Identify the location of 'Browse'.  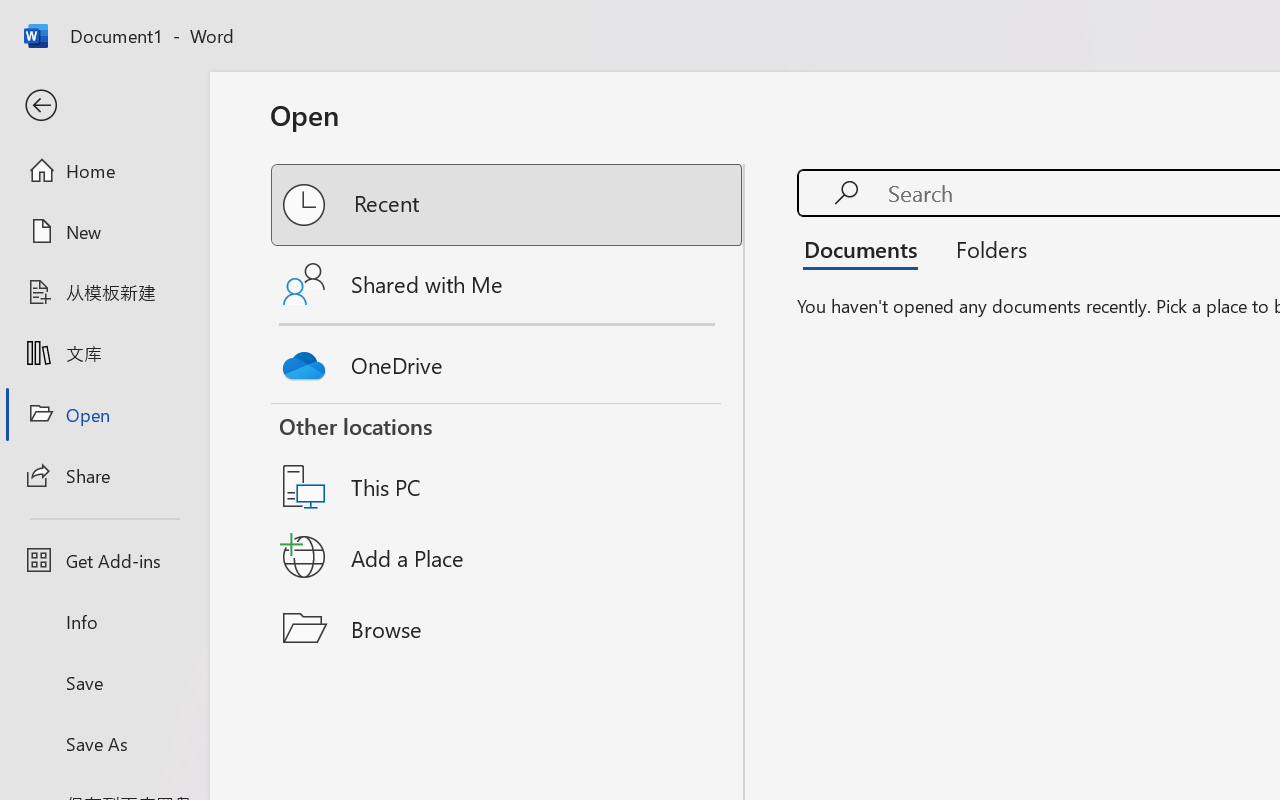
(508, 628).